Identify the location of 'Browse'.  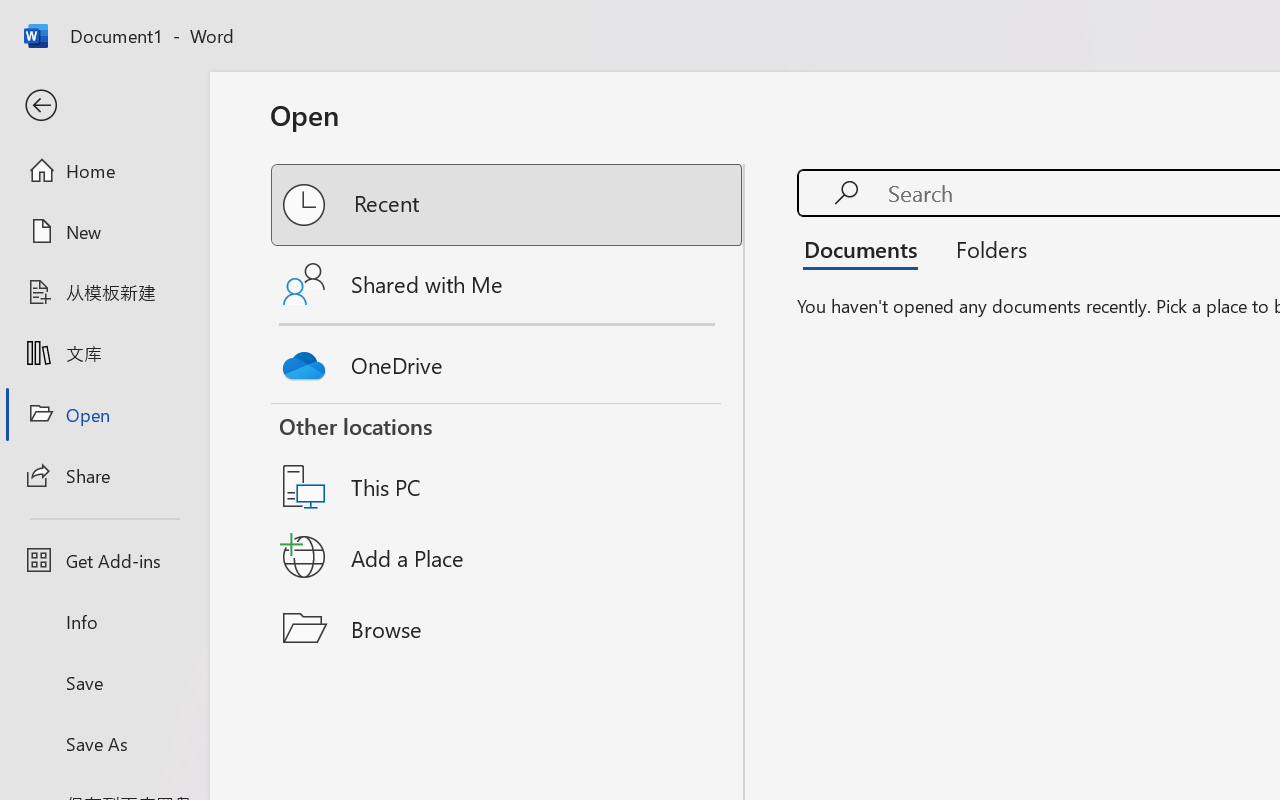
(508, 628).